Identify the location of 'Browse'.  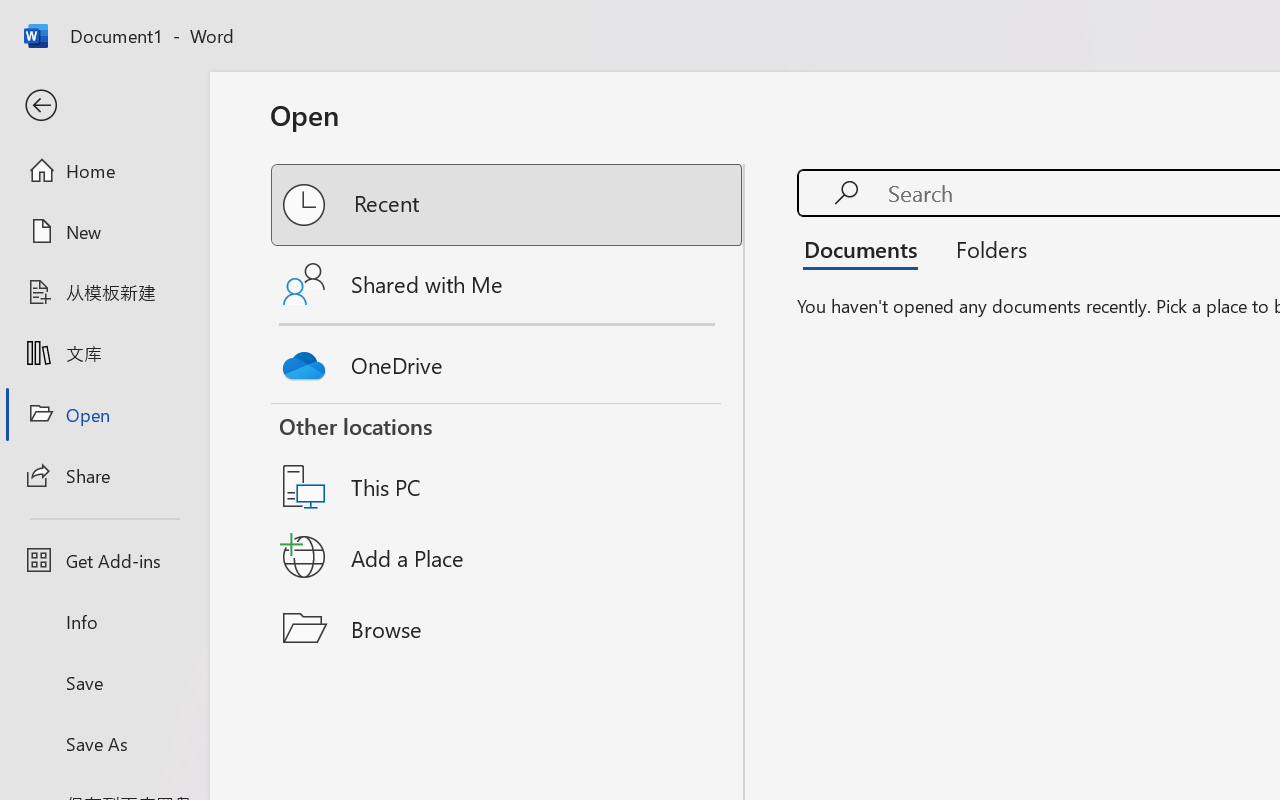
(508, 628).